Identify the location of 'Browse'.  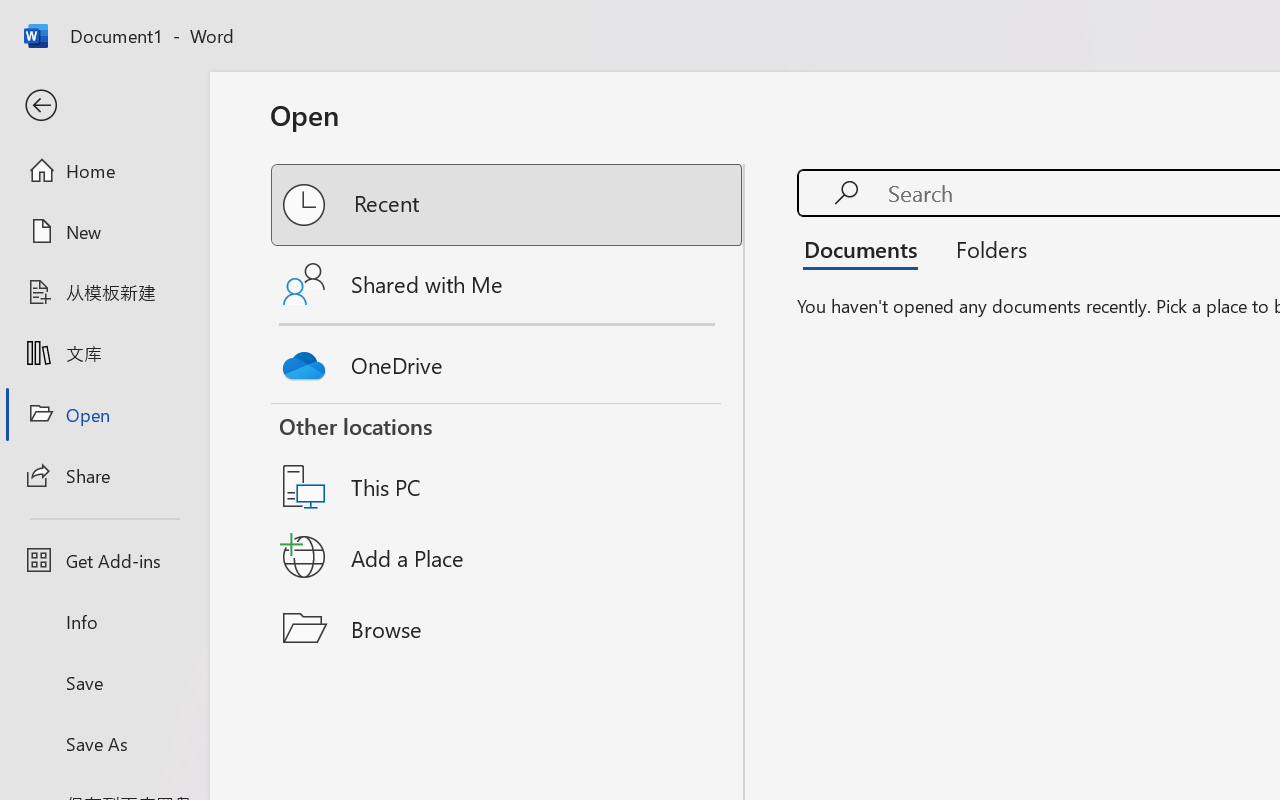
(508, 628).